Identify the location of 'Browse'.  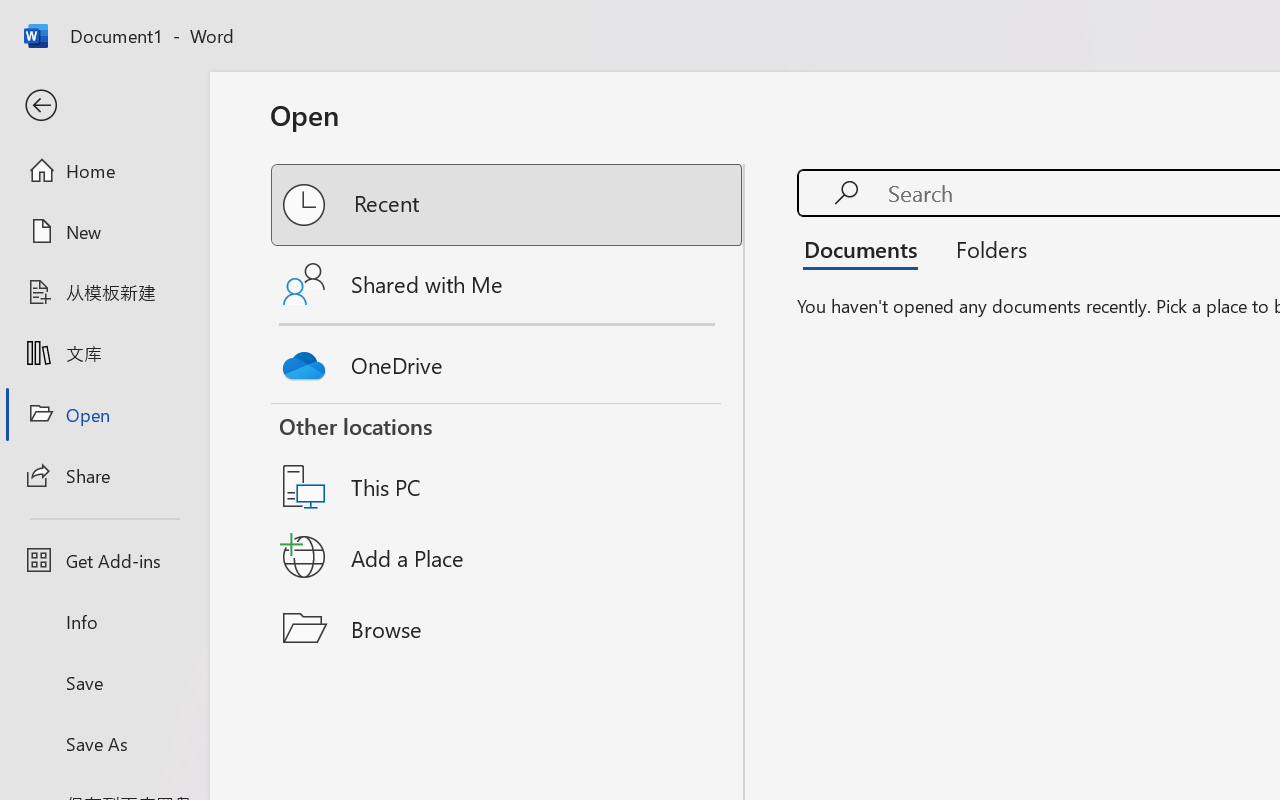
(508, 628).